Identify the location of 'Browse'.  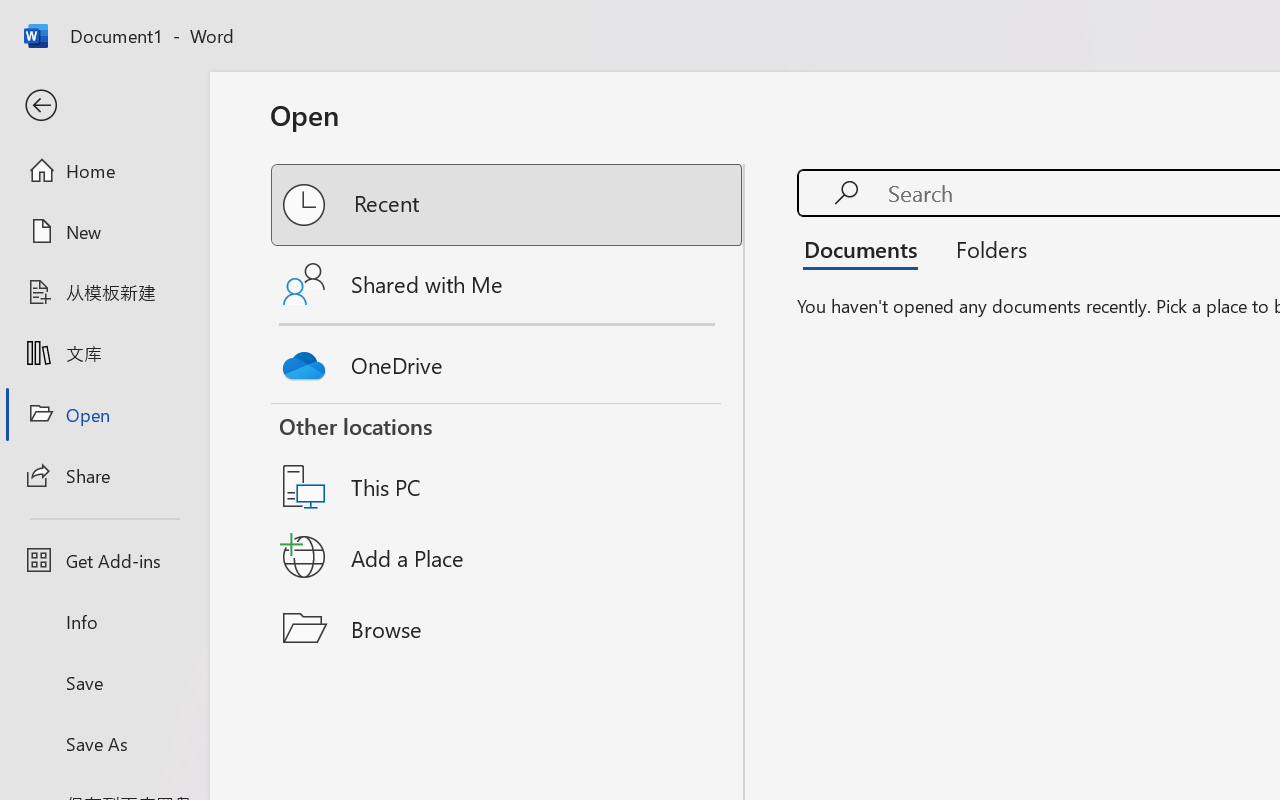
(508, 628).